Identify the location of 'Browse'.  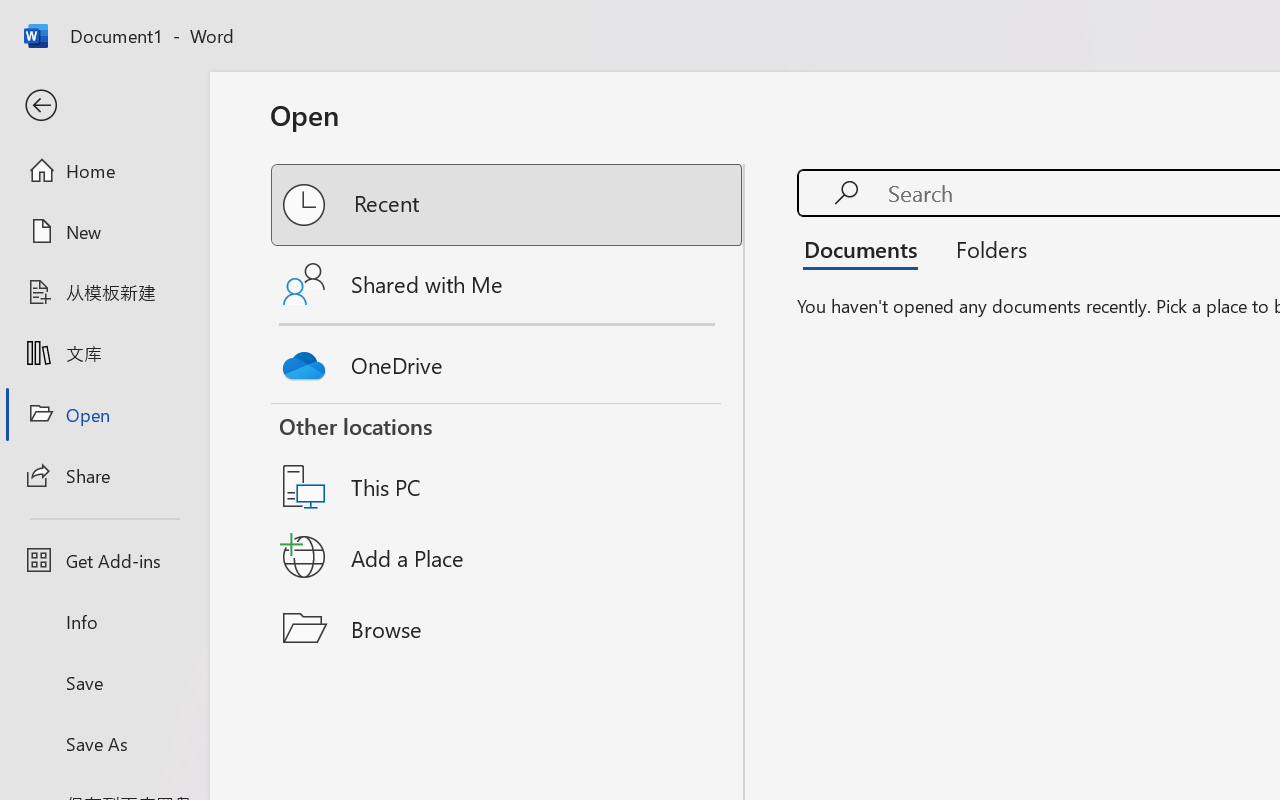
(508, 628).